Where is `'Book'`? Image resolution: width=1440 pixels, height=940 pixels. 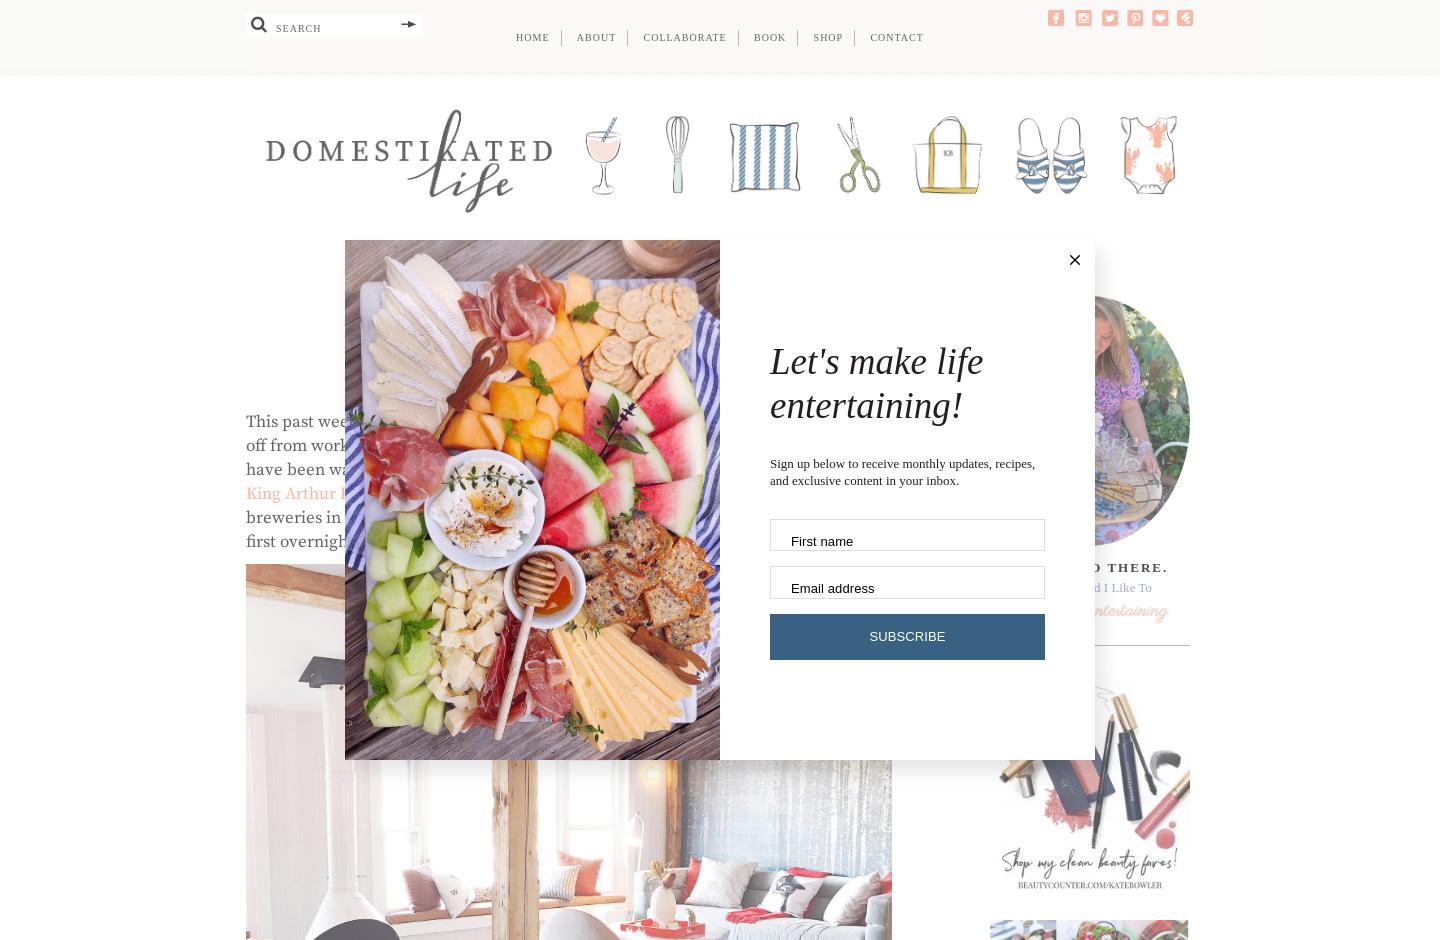 'Book' is located at coordinates (768, 37).